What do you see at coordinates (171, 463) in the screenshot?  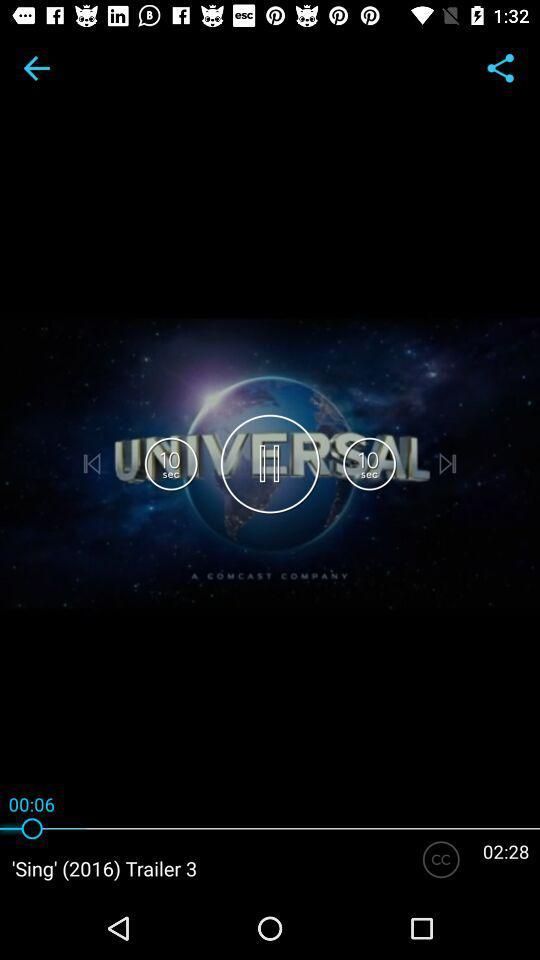 I see `the volume icon` at bounding box center [171, 463].